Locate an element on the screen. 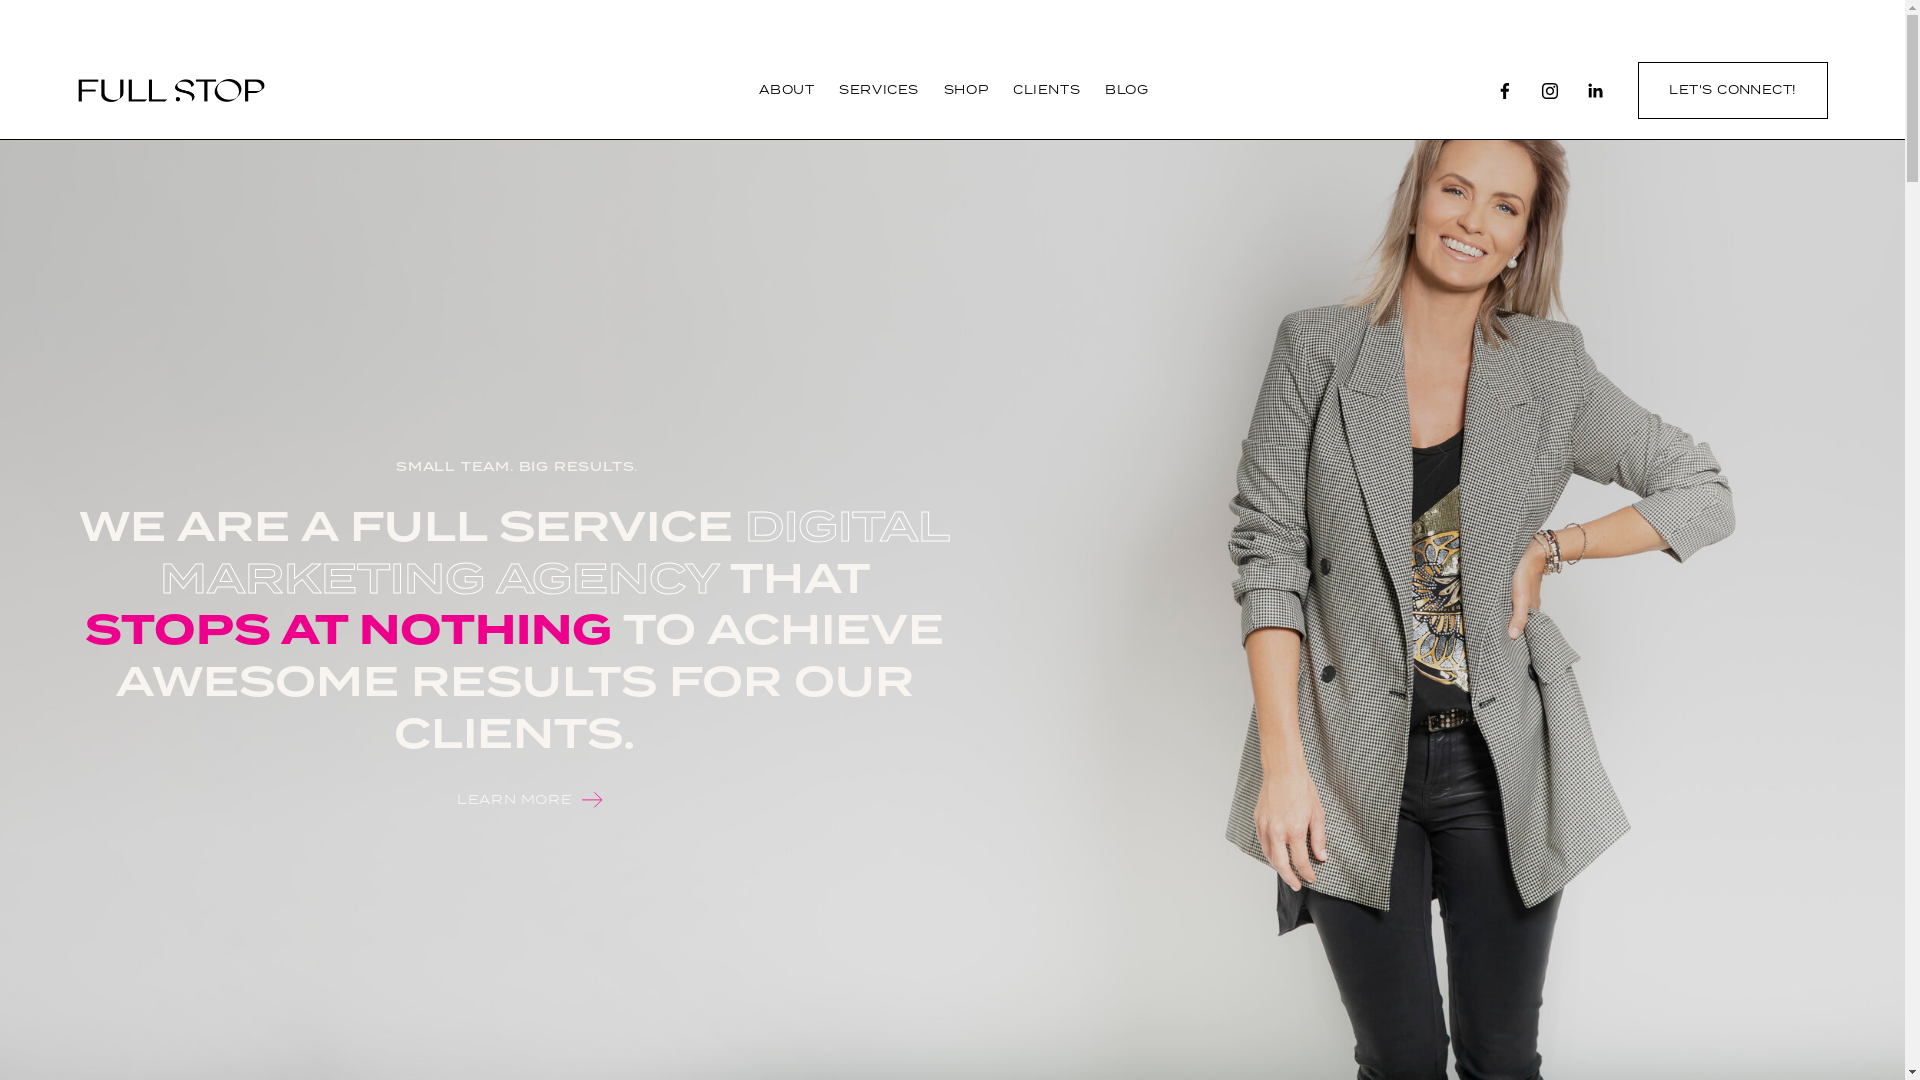  'BLOG' is located at coordinates (1126, 91).